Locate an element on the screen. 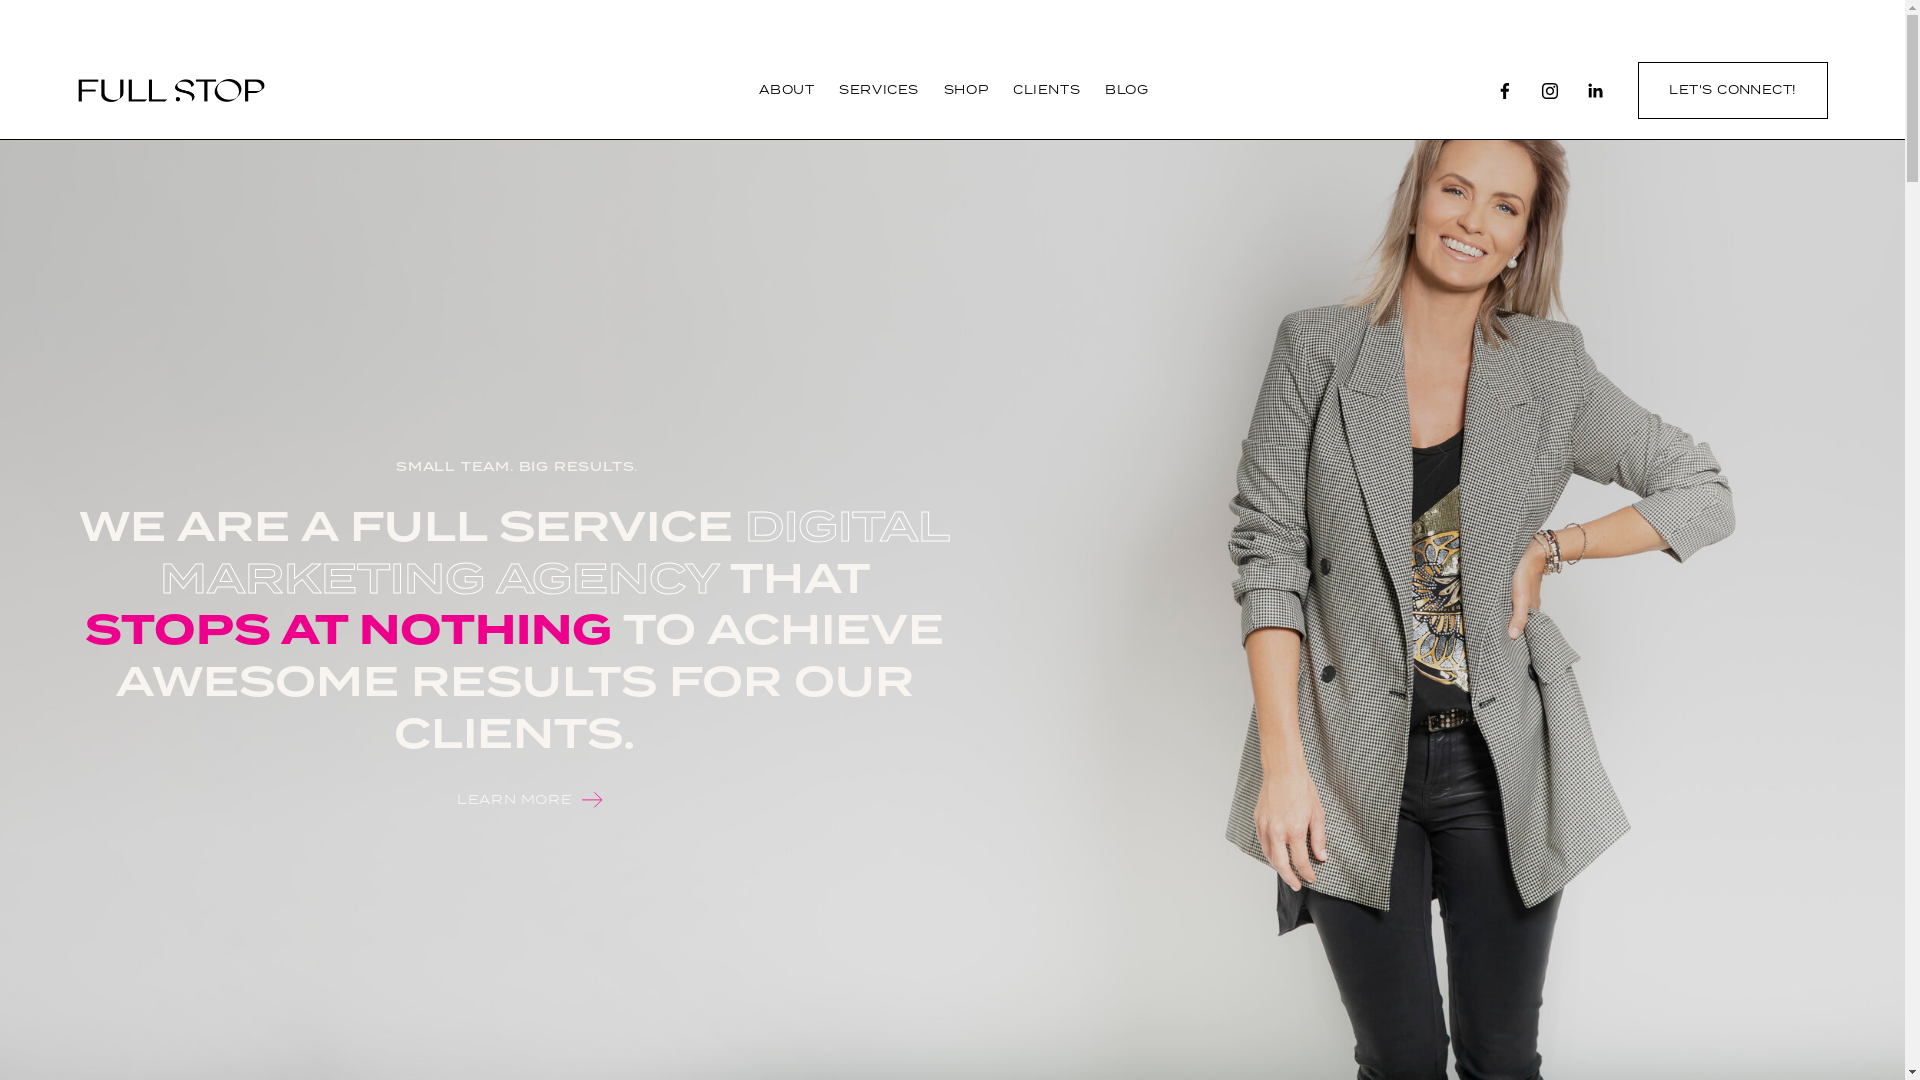  'BLOG' is located at coordinates (1126, 91).